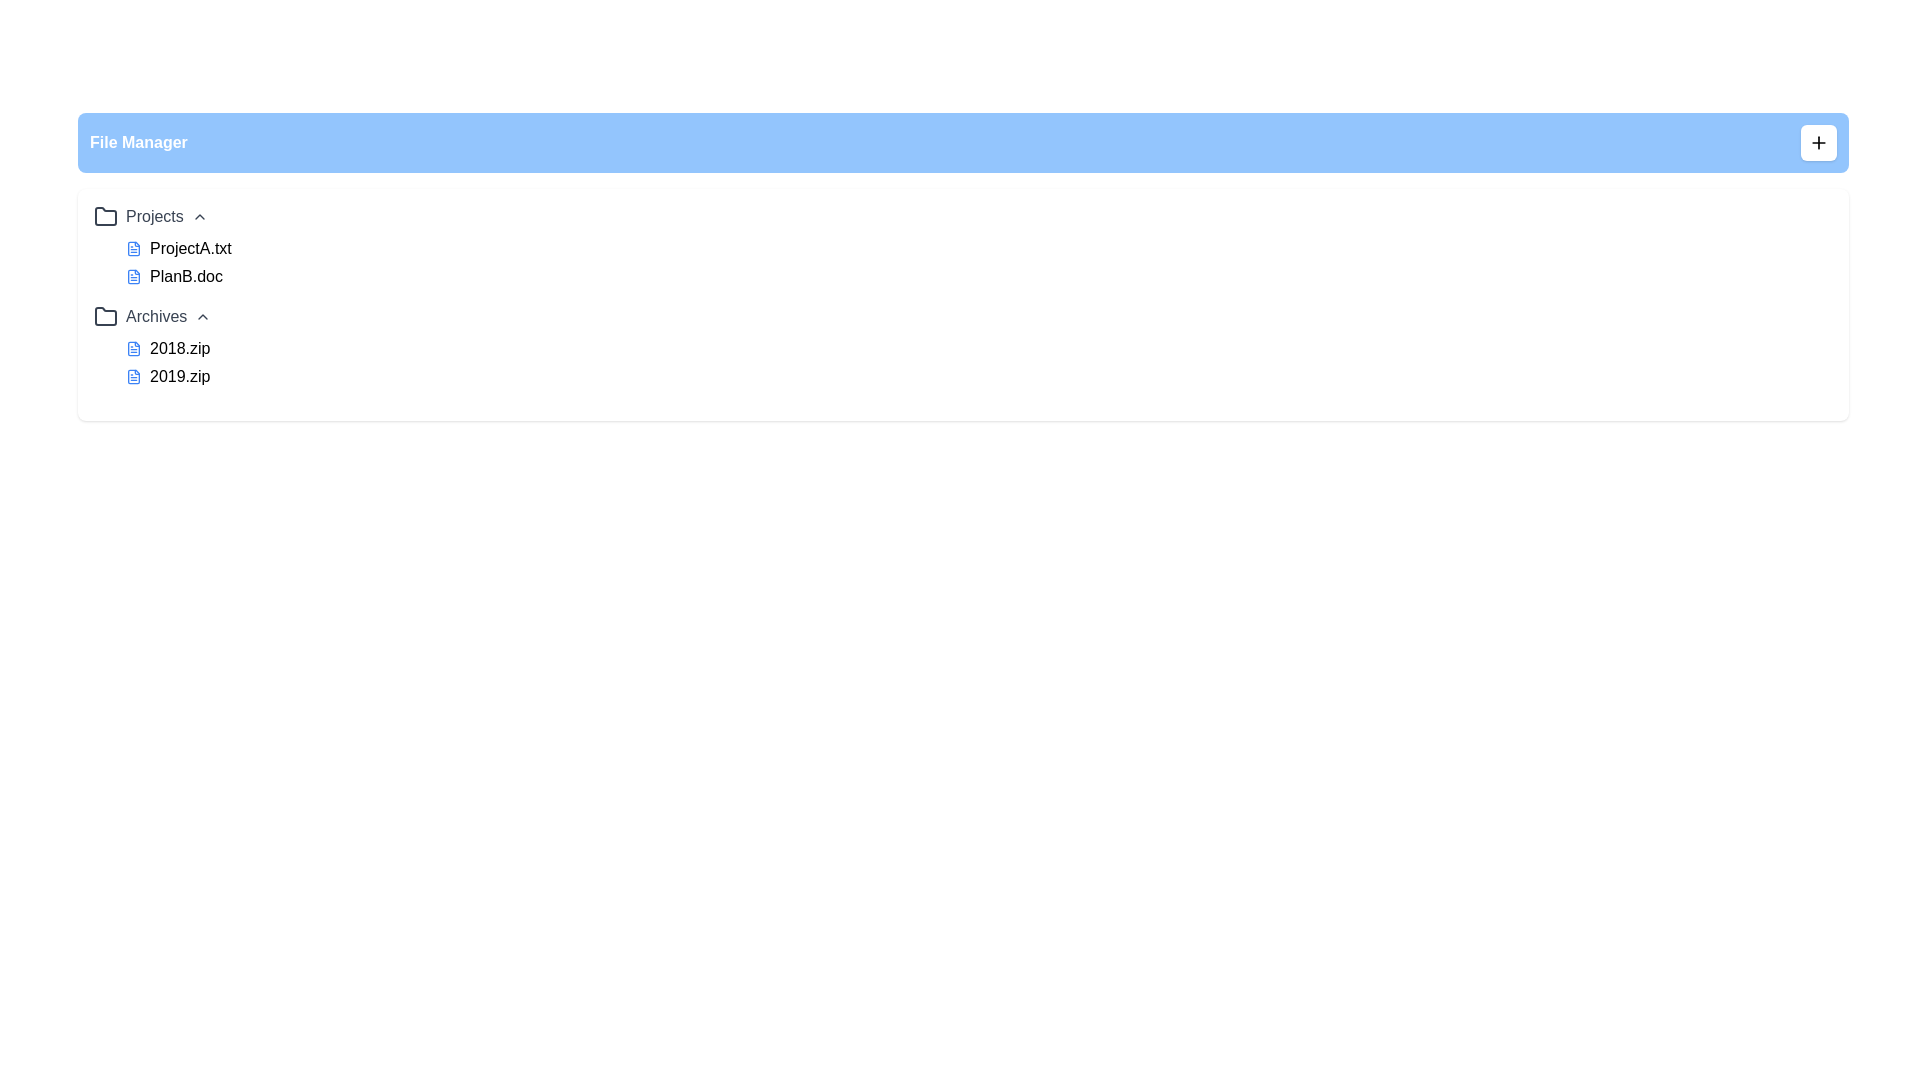 This screenshot has height=1080, width=1920. What do you see at coordinates (104, 315) in the screenshot?
I see `the folder icon located next to the 'Archives' folder label in the left-side list of directories and files within the File Manager` at bounding box center [104, 315].